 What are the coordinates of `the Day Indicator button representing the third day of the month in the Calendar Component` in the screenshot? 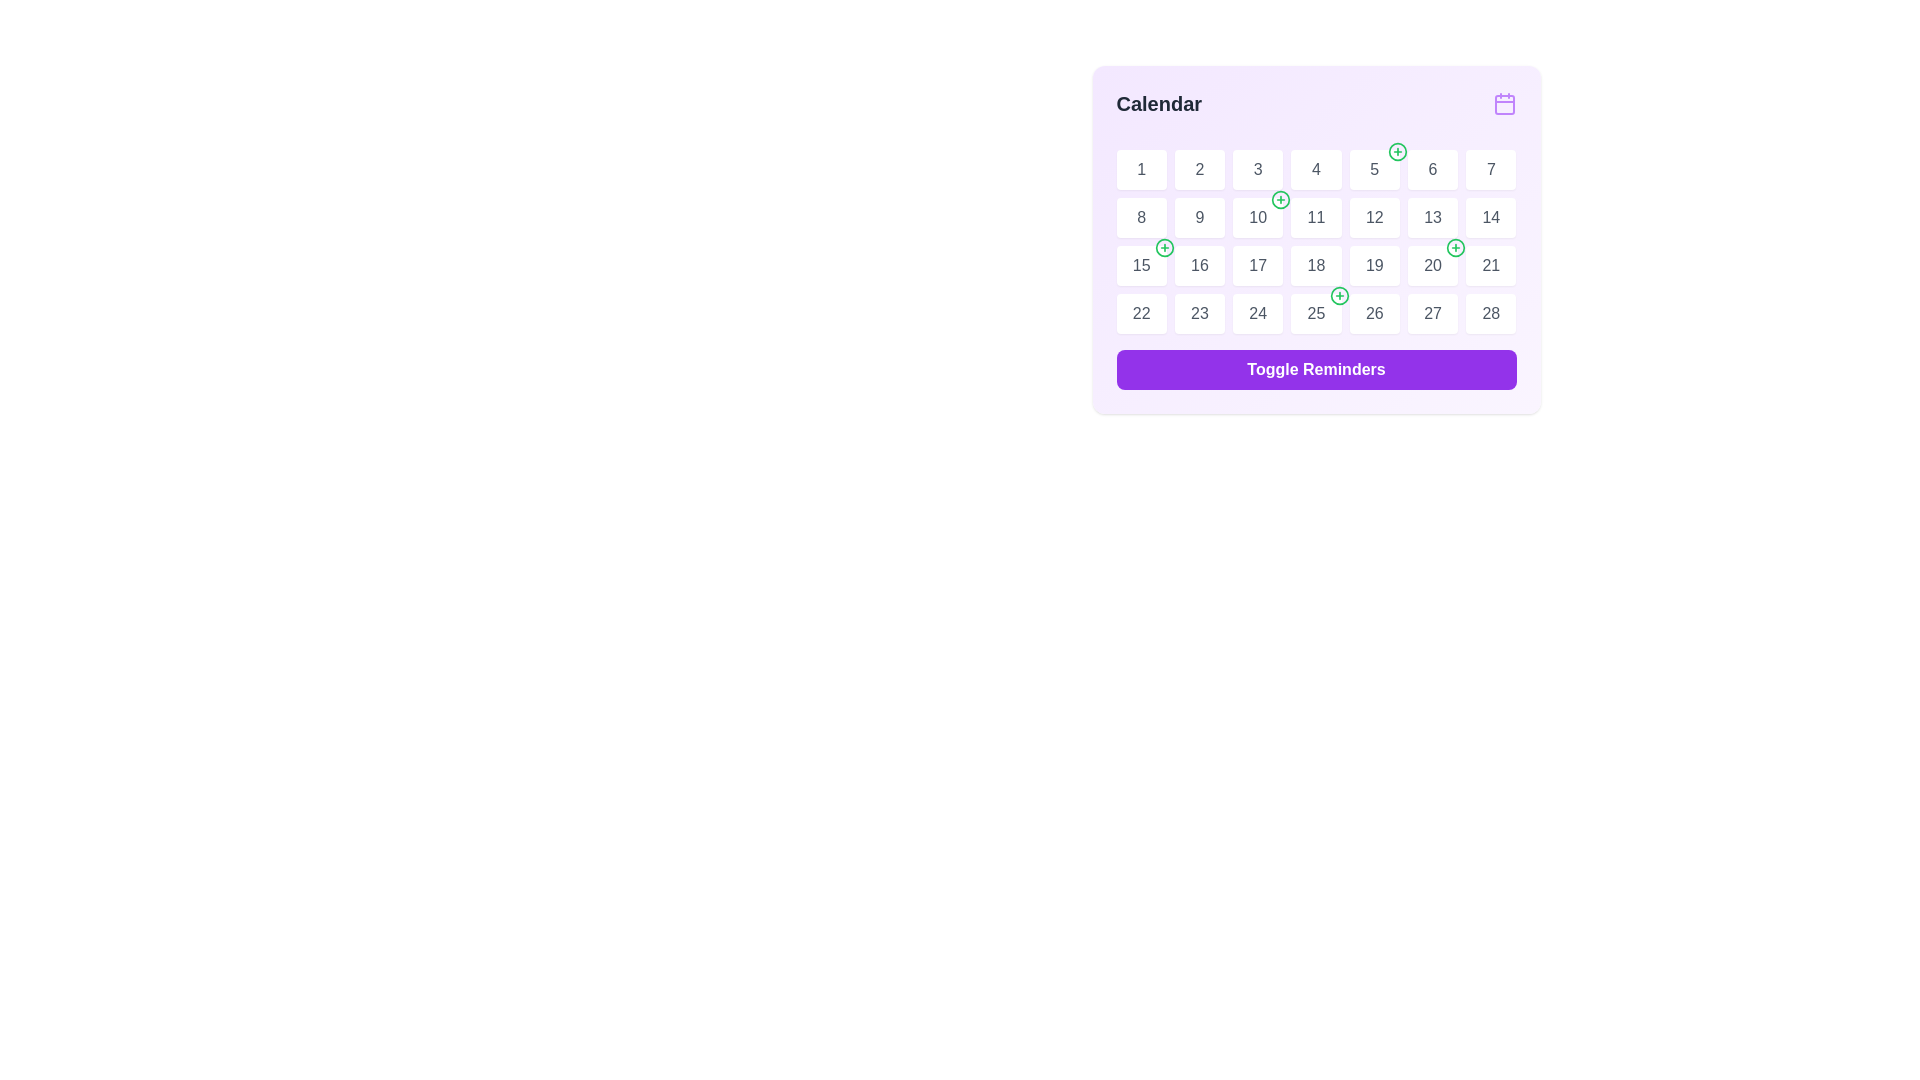 It's located at (1257, 168).